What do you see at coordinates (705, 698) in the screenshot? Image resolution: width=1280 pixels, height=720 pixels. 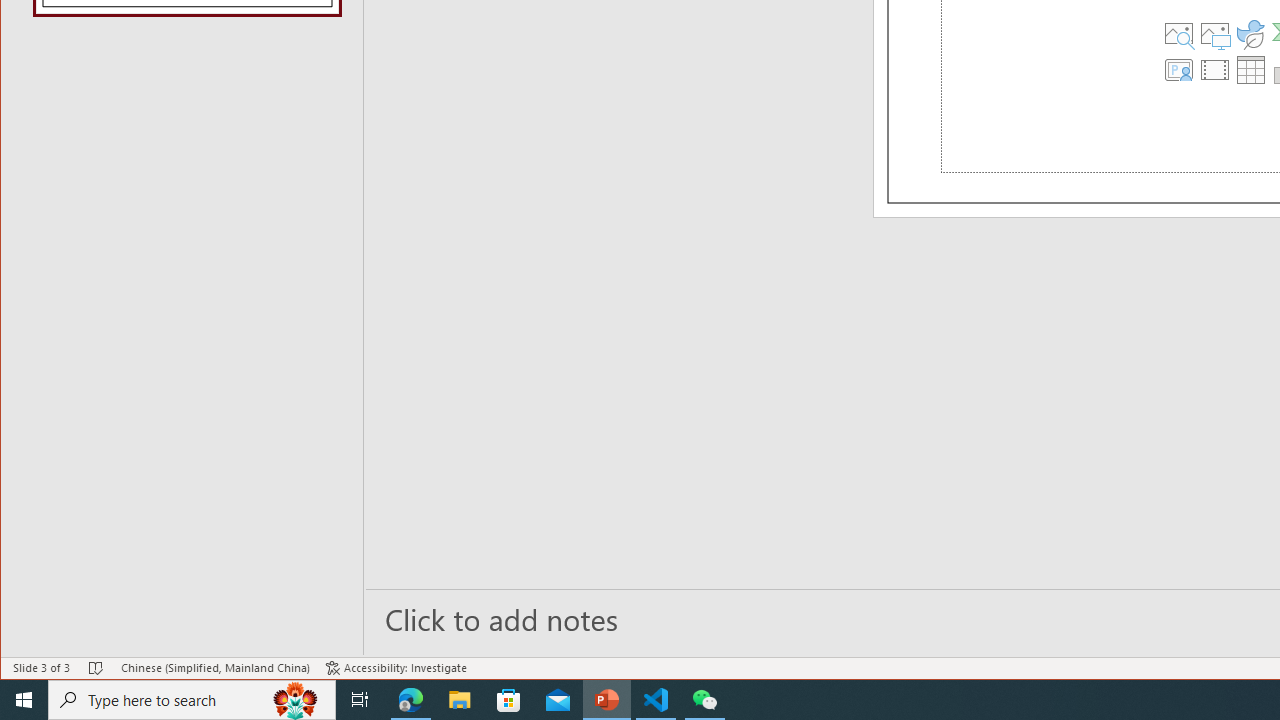 I see `'WeChat - 1 running window'` at bounding box center [705, 698].